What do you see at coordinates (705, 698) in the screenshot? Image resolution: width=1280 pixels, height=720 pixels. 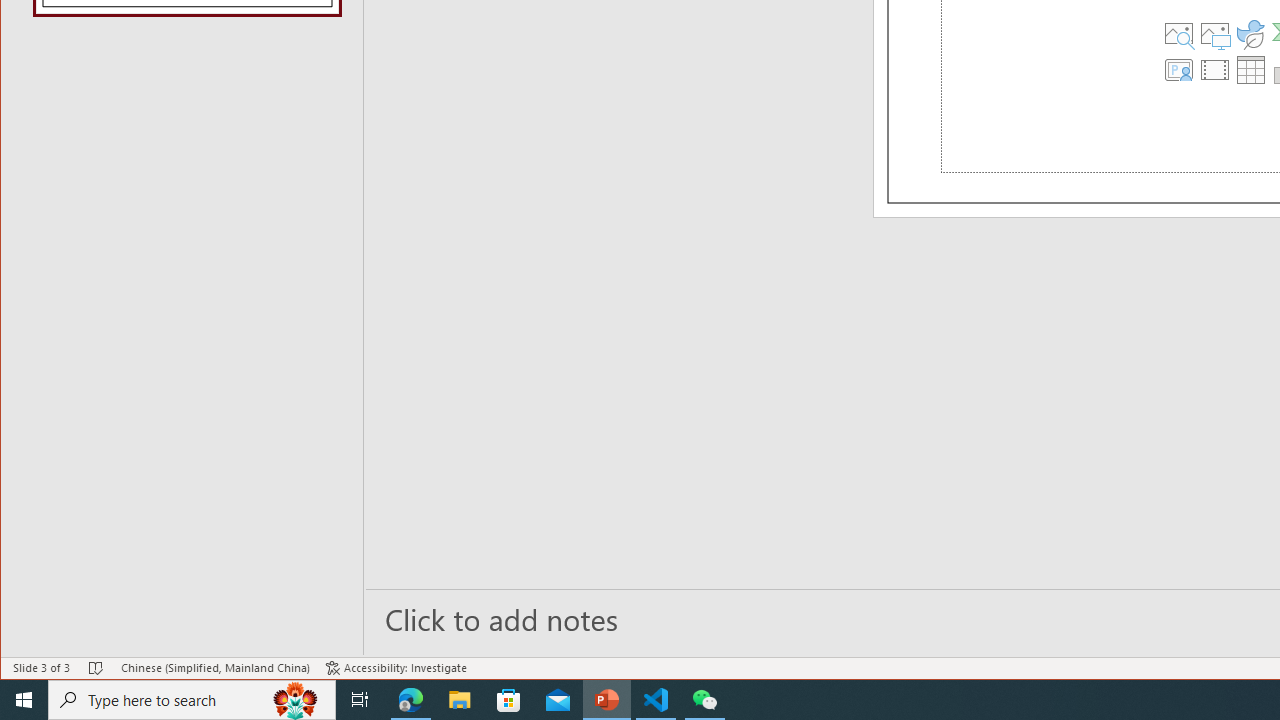 I see `'WeChat - 1 running window'` at bounding box center [705, 698].